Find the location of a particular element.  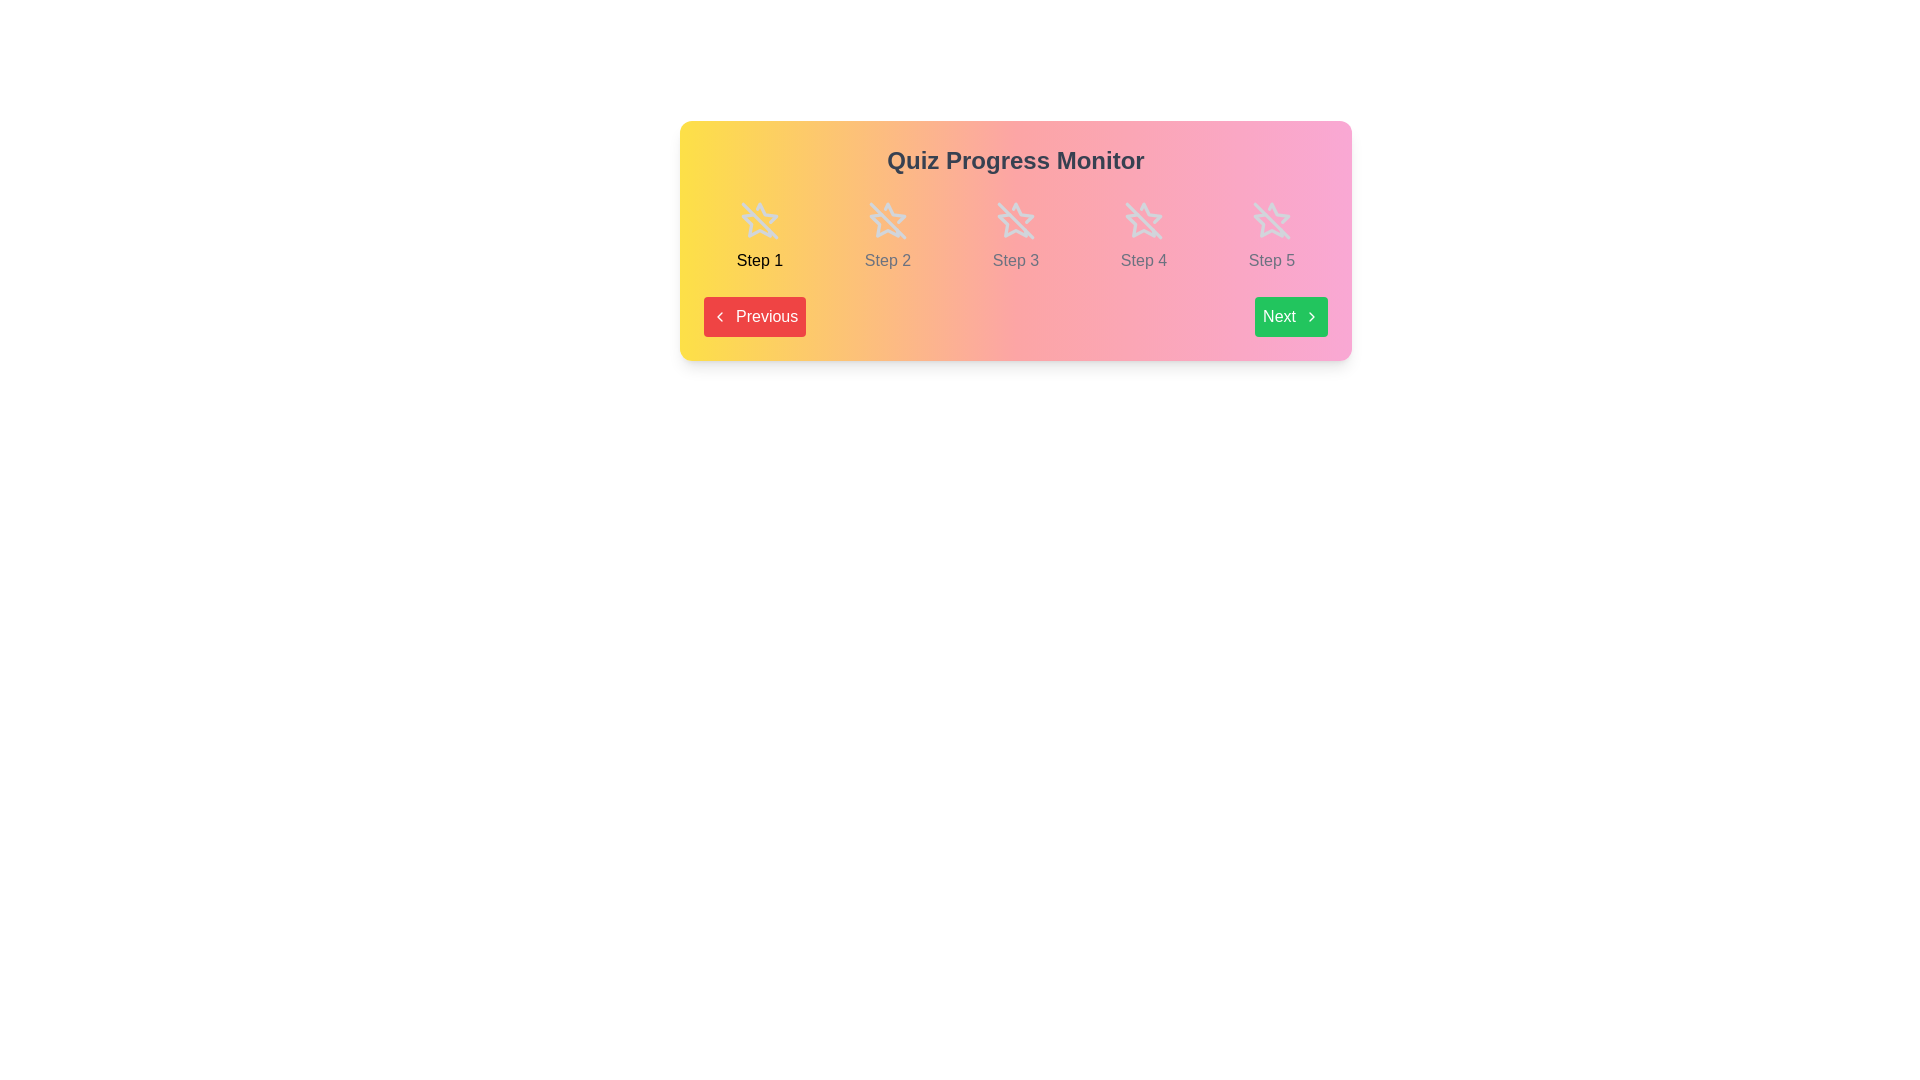

the diagonal line forming part of the decorative star icon representing 'Step 4' in the quiz progress tracker, which has a gray stroke and no fill, located below the 'Quiz Progress Monitor' heading is located at coordinates (1143, 220).